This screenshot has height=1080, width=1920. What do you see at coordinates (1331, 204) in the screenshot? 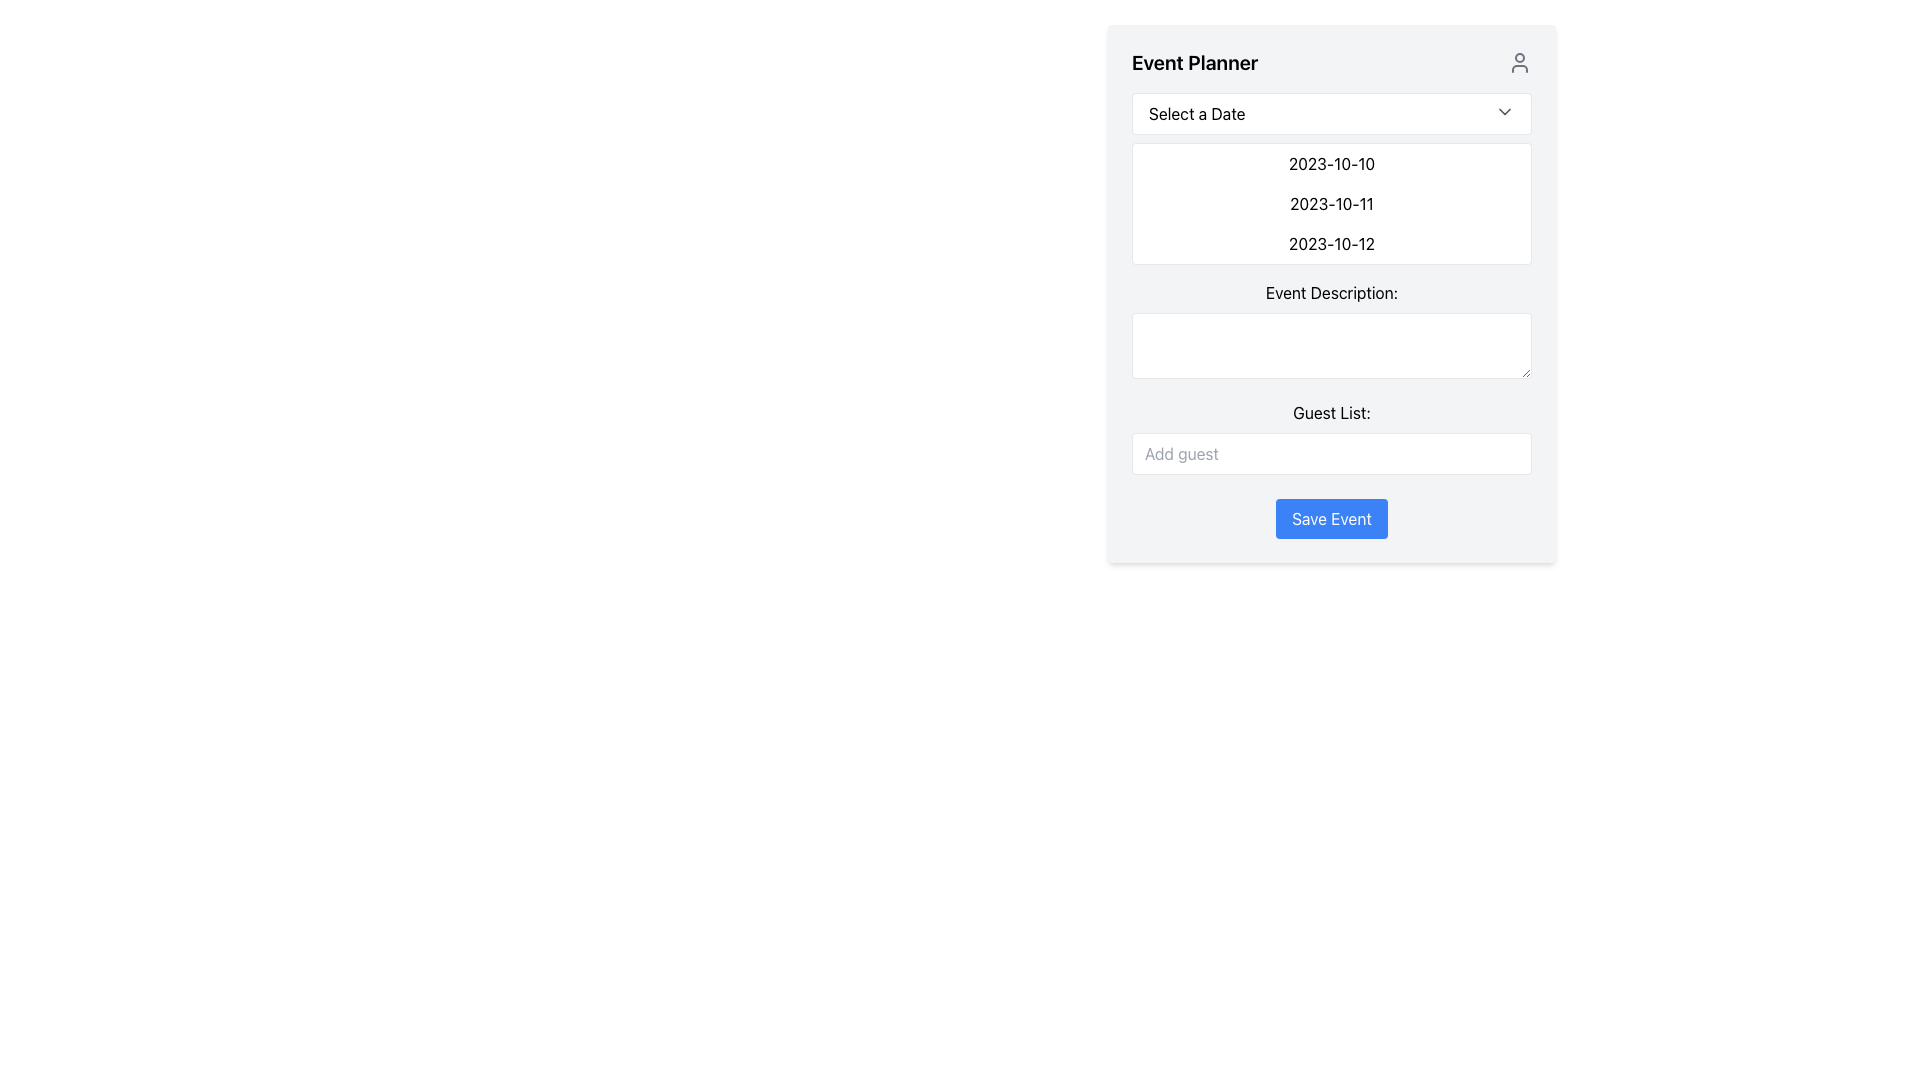
I see `the second date option in the date selection dropdown menu` at bounding box center [1331, 204].